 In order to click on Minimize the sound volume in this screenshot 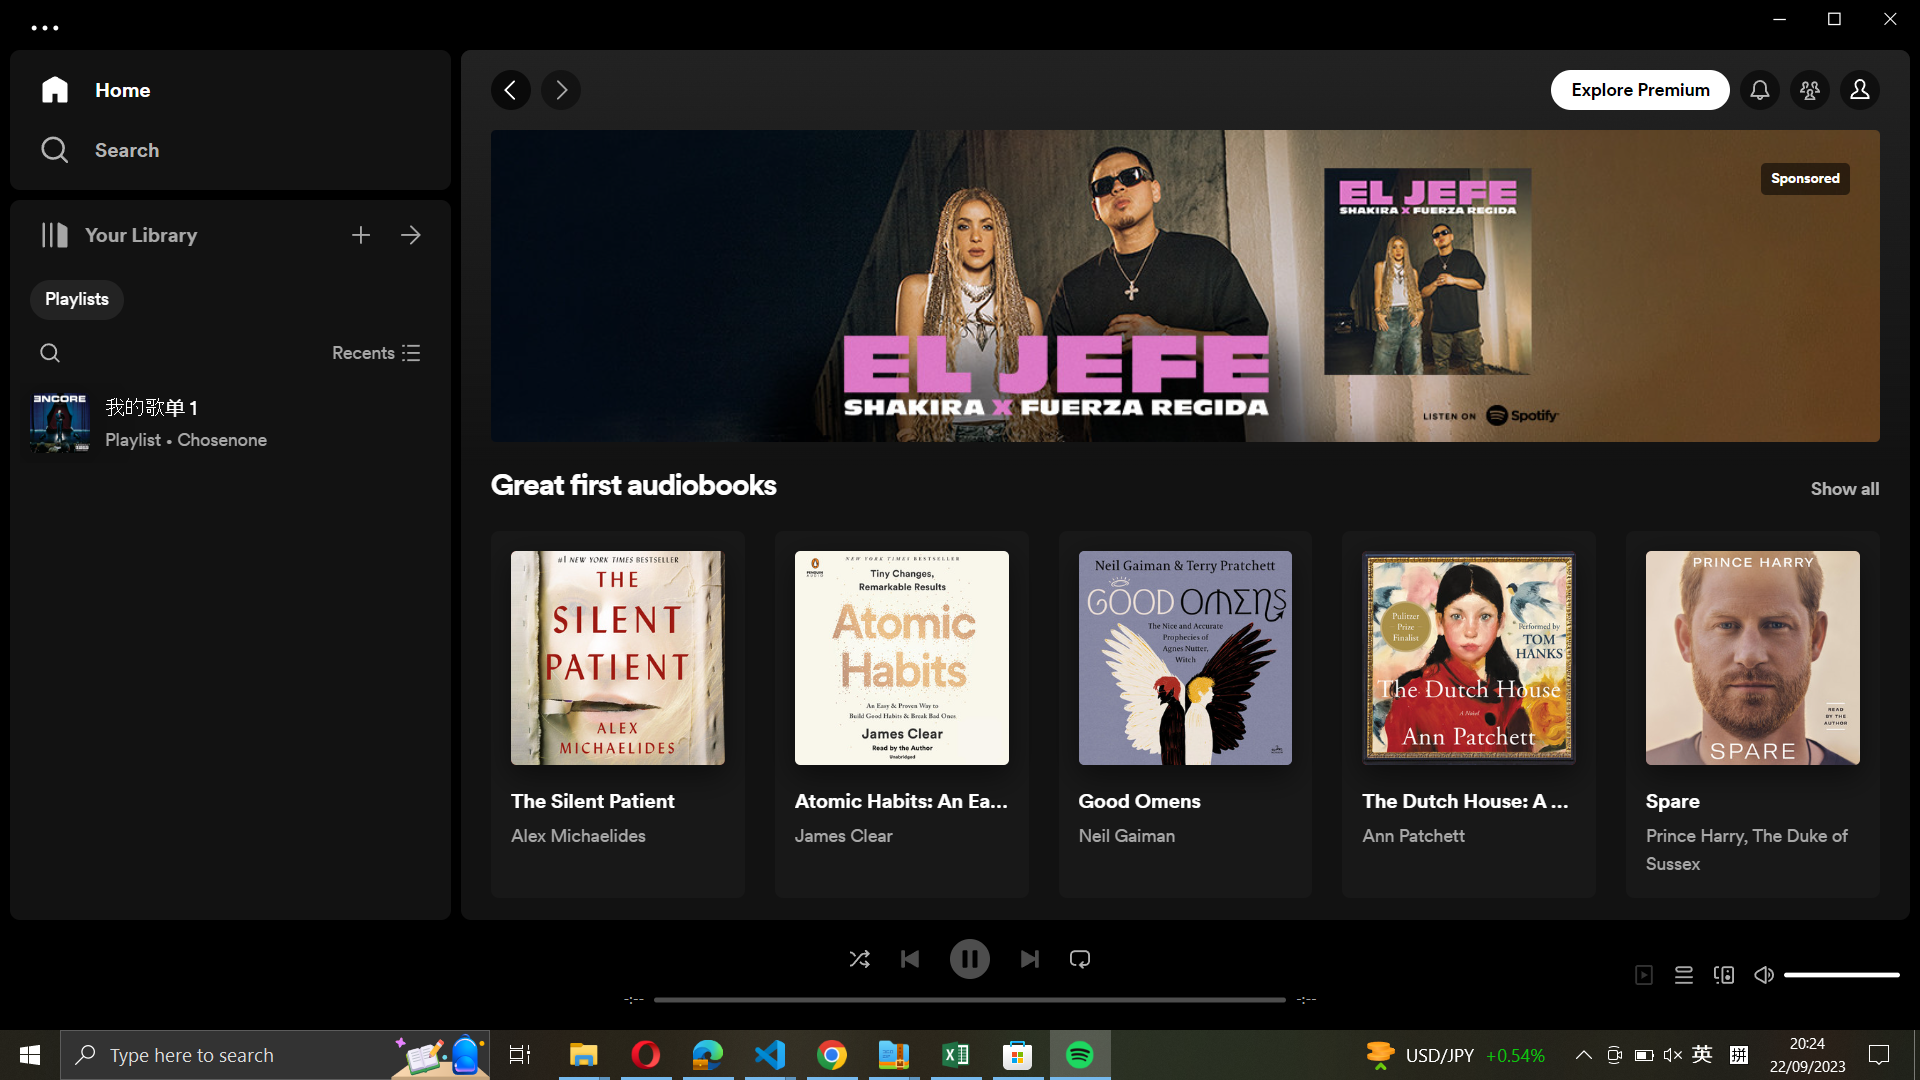, I will do `click(1791, 973)`.